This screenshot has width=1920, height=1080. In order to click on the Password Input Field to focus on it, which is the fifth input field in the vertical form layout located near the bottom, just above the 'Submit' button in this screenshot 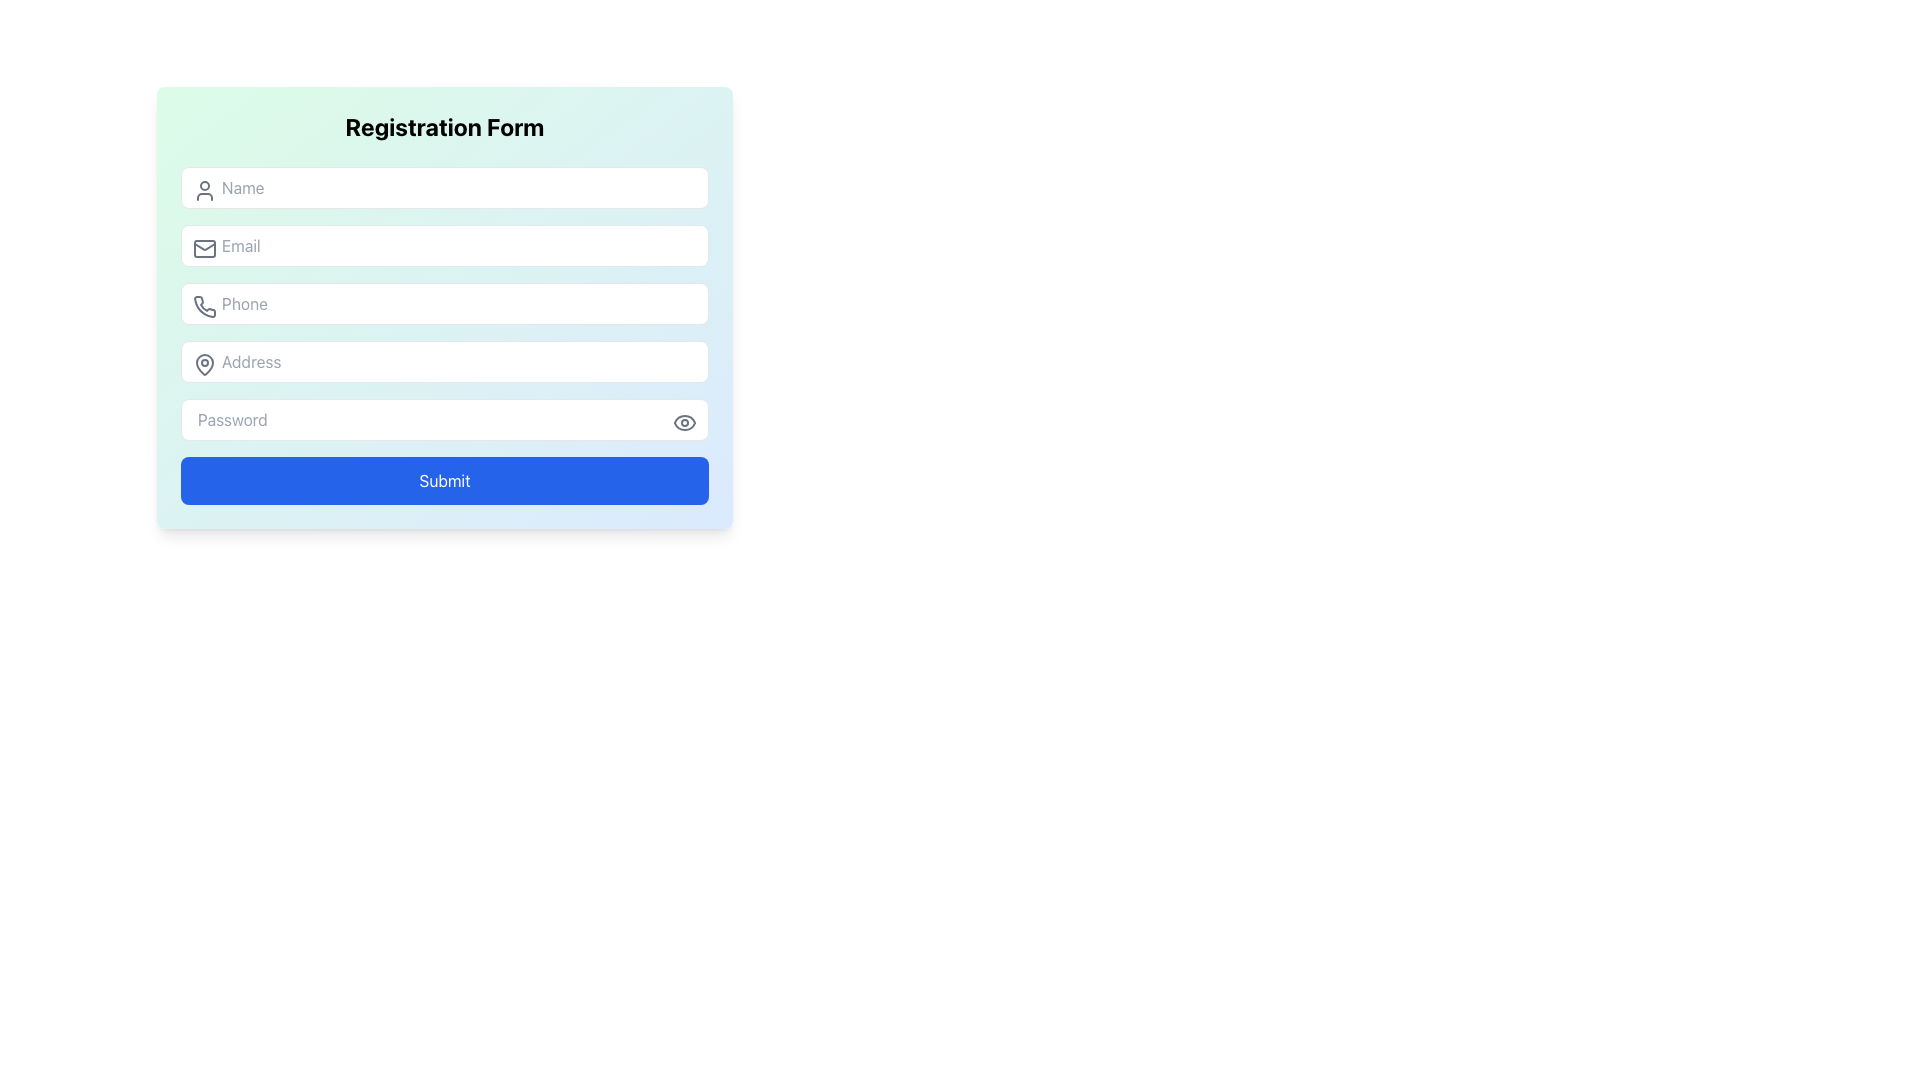, I will do `click(444, 419)`.